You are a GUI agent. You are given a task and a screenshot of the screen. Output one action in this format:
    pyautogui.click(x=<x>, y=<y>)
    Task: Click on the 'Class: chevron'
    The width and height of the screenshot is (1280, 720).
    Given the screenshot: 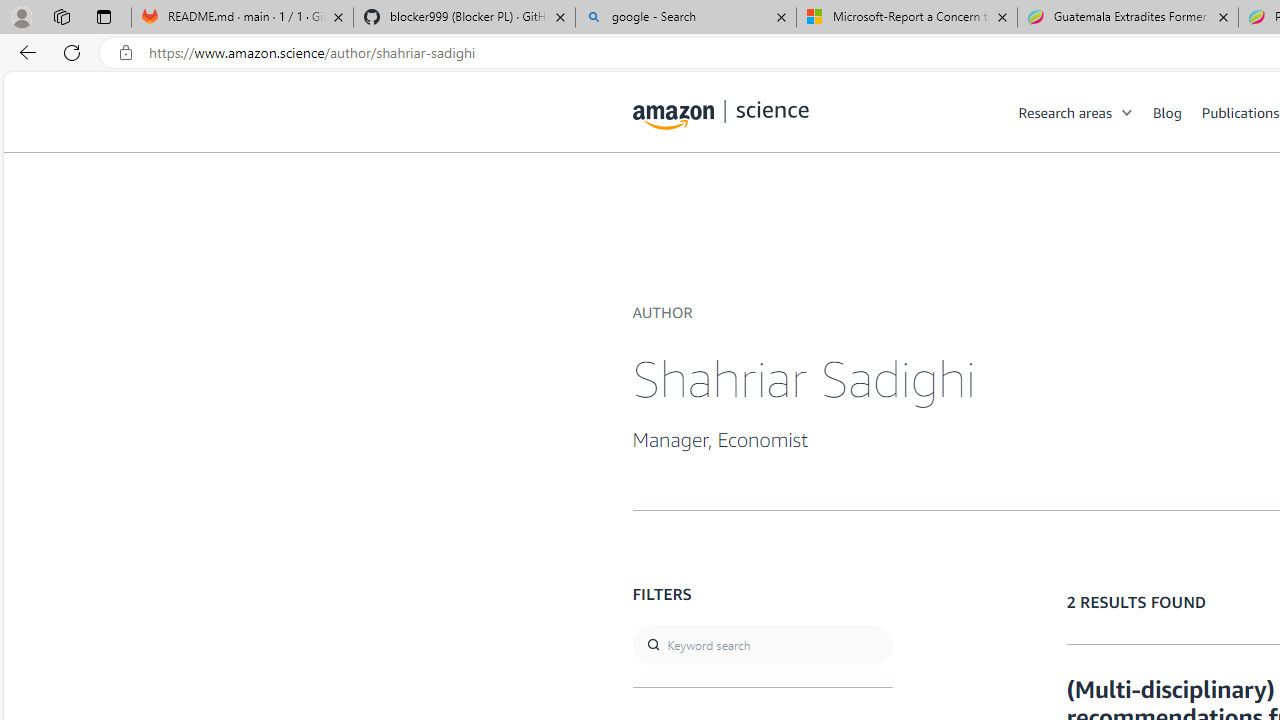 What is the action you would take?
    pyautogui.click(x=1128, y=117)
    